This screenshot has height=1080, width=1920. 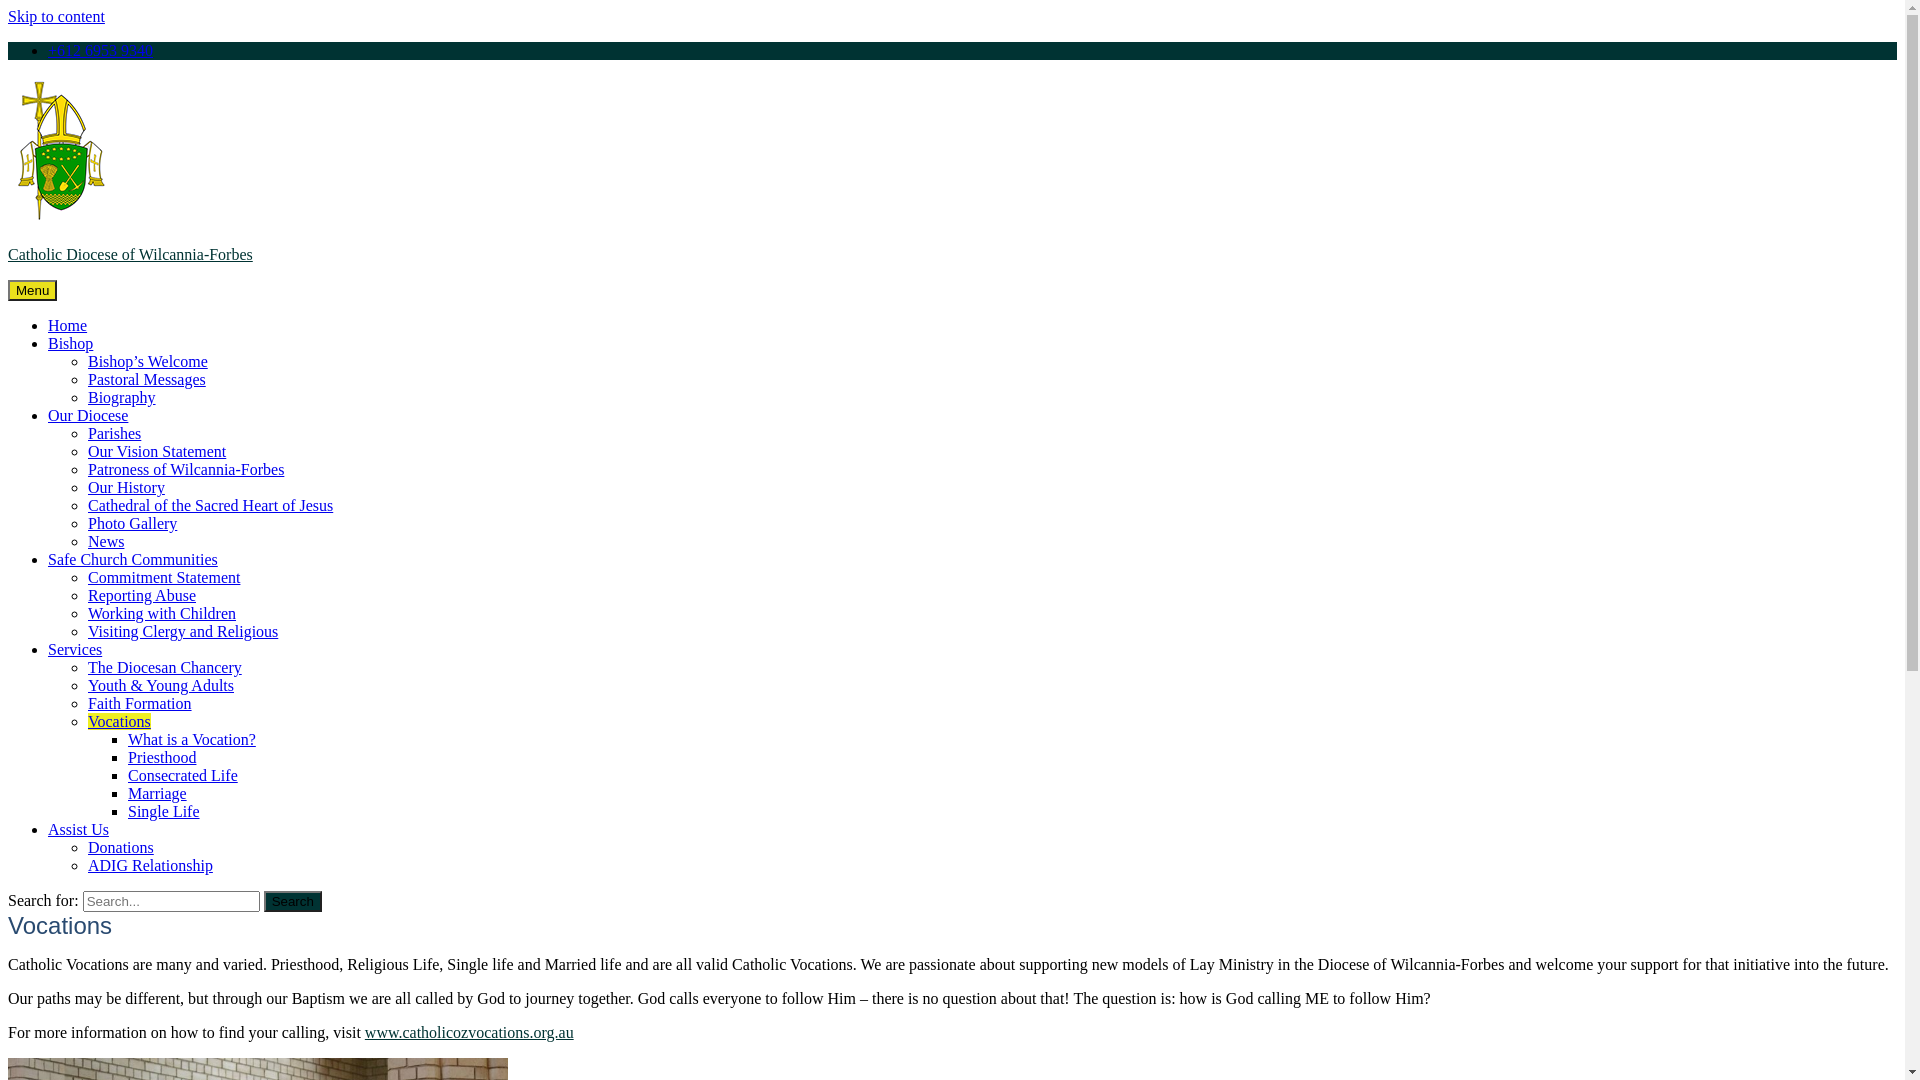 What do you see at coordinates (138, 702) in the screenshot?
I see `'Faith Formation'` at bounding box center [138, 702].